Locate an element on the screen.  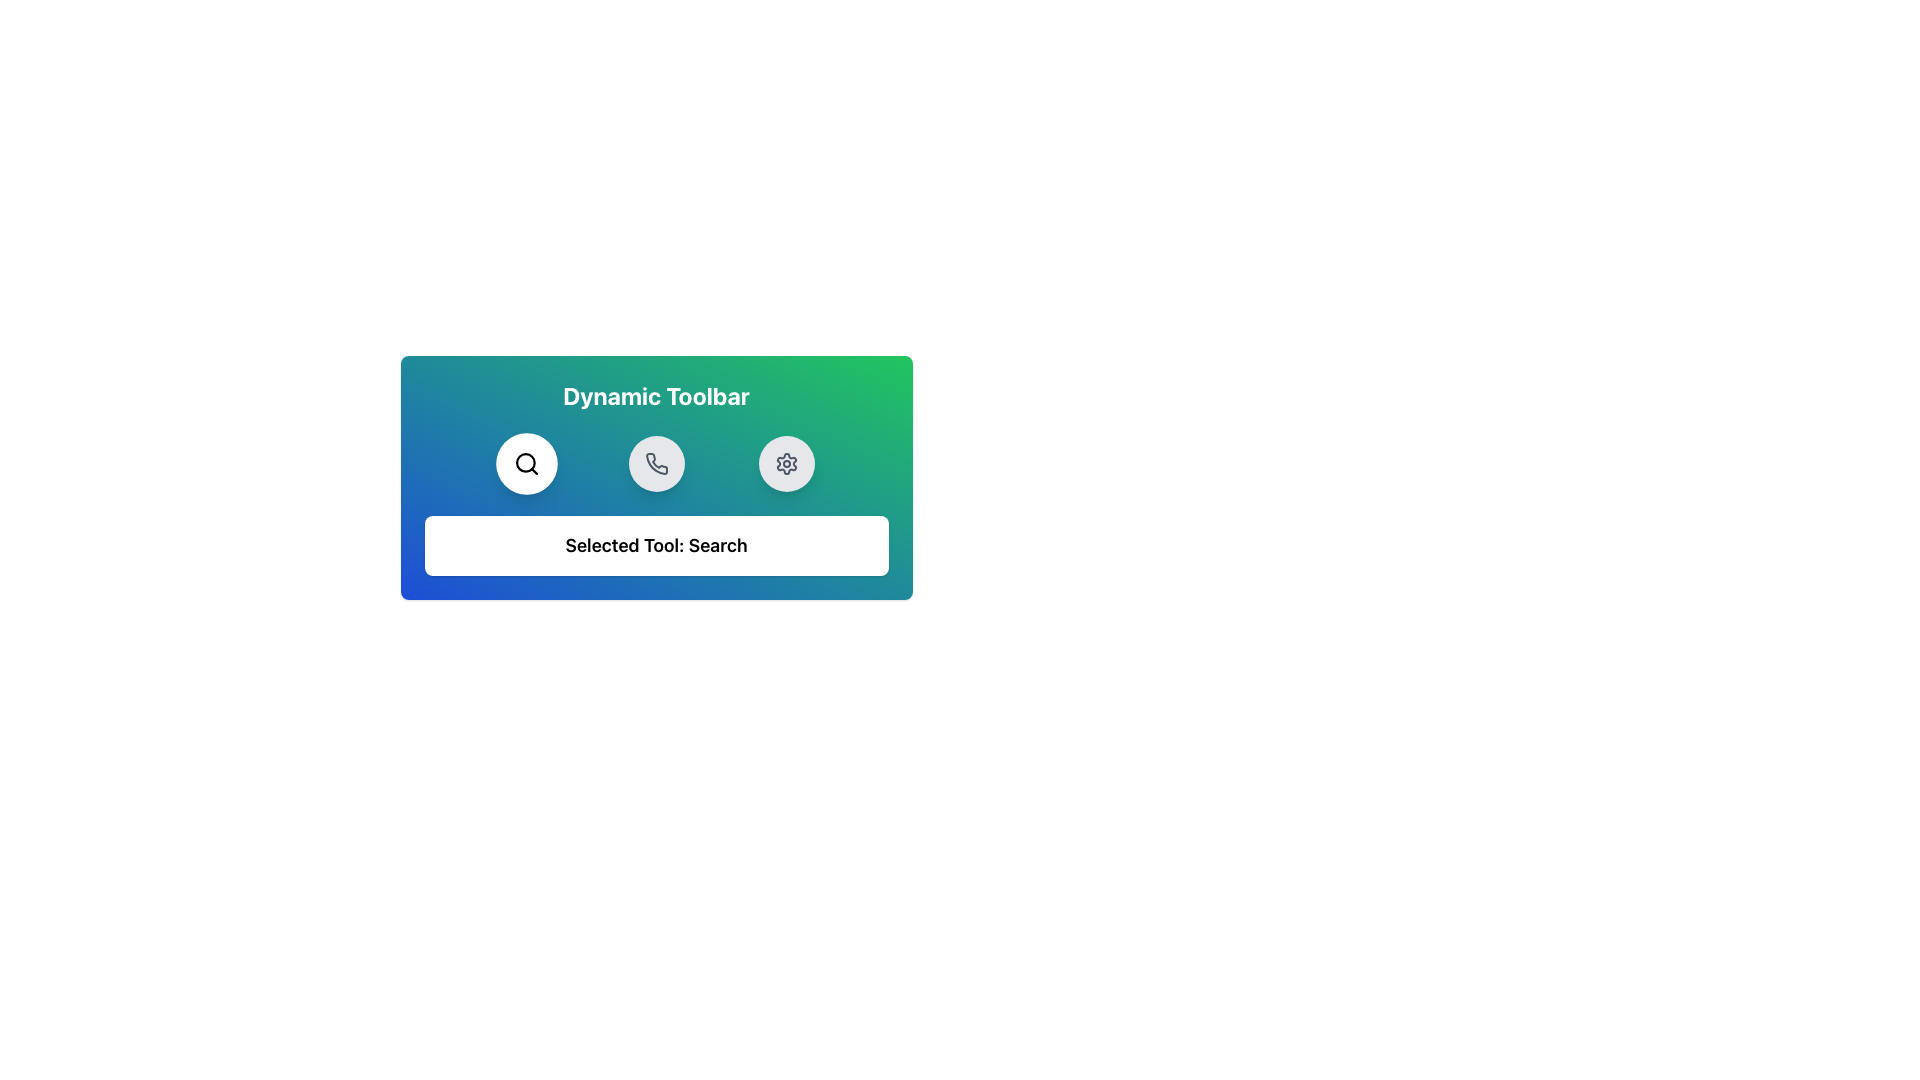
the settings icon located in the Dynamic Toolbar is located at coordinates (785, 463).